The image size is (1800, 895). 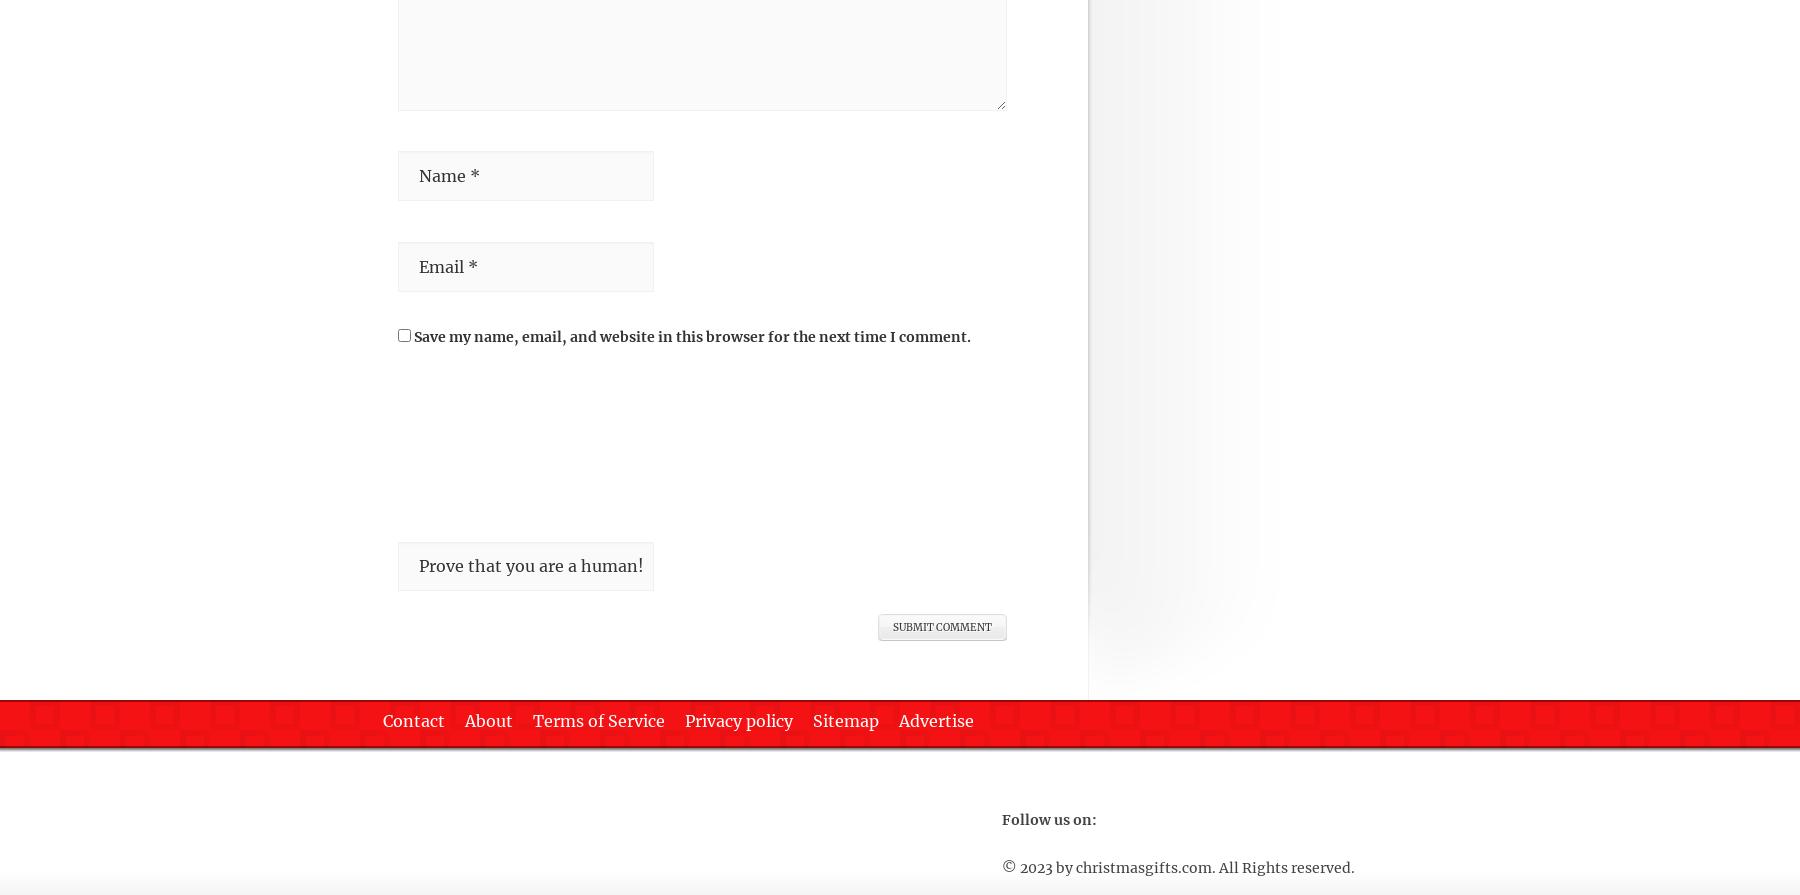 I want to click on 'About', so click(x=488, y=719).